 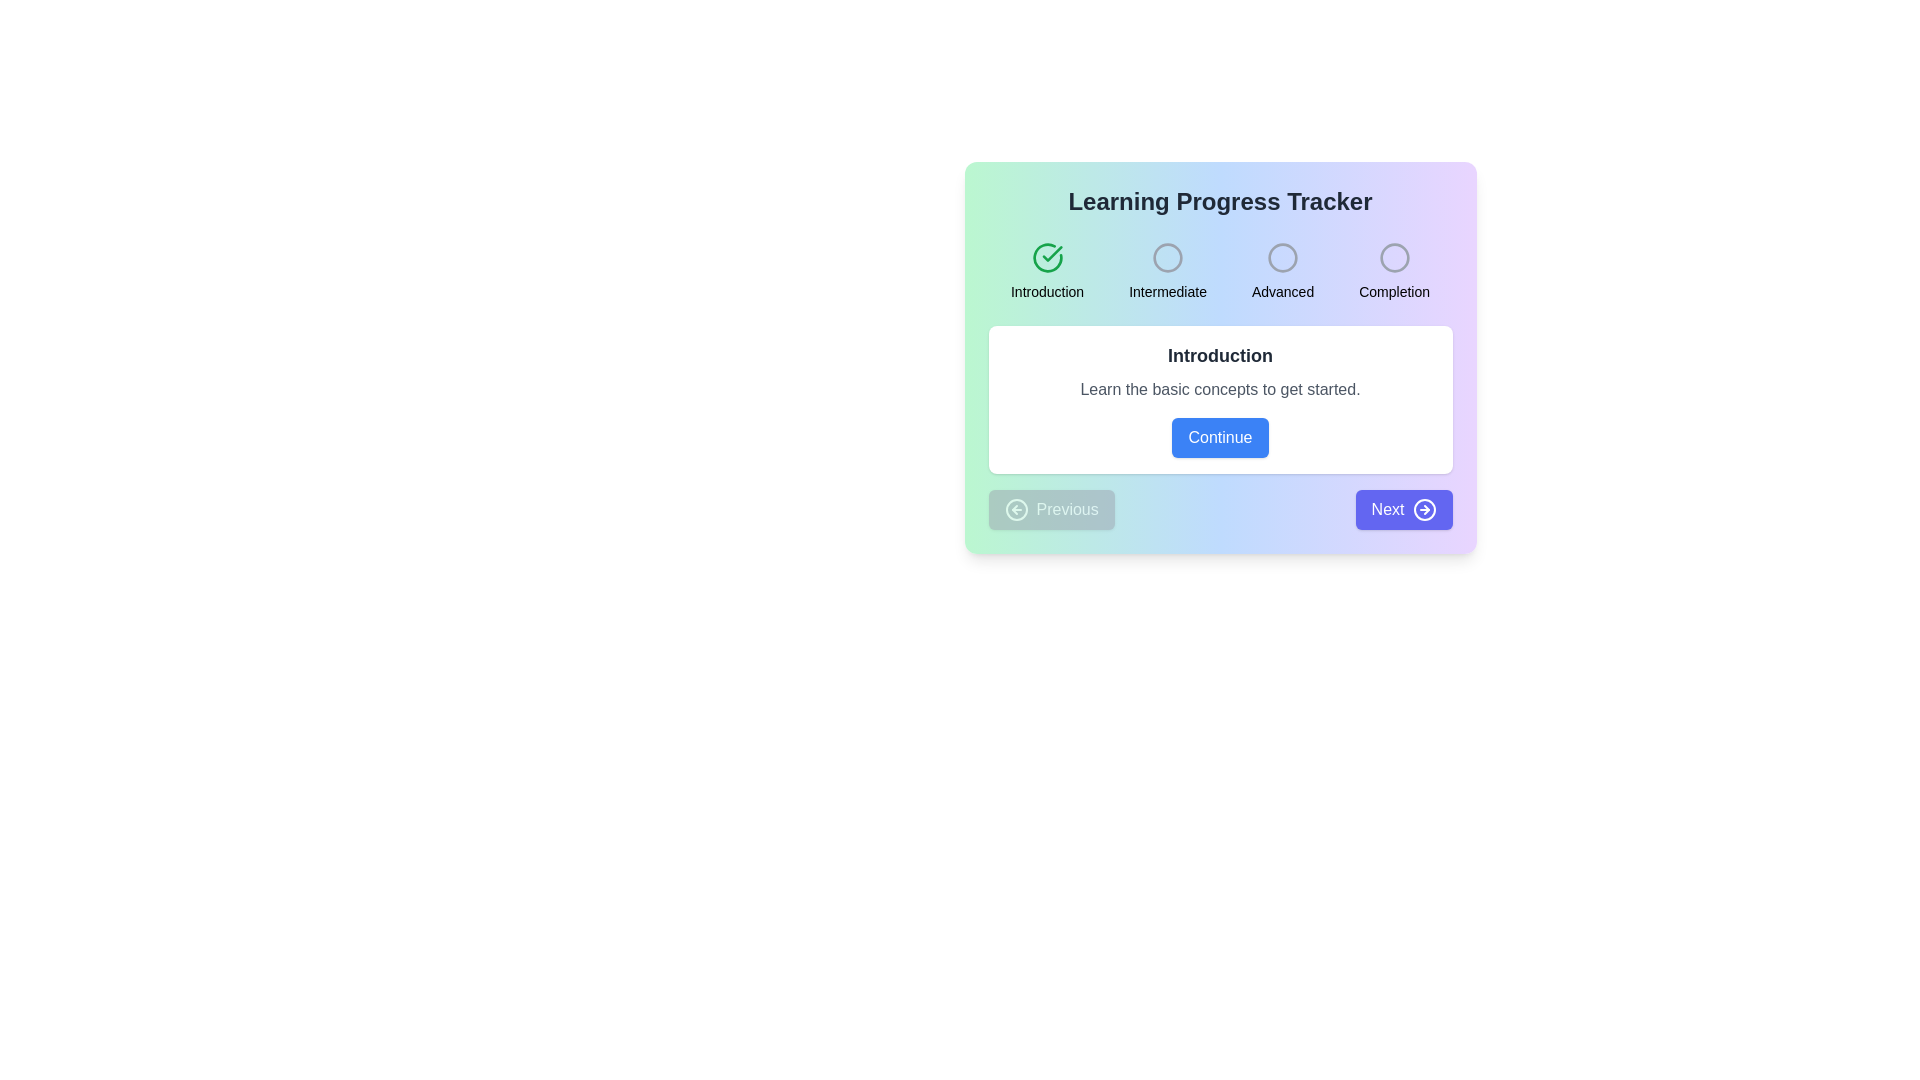 I want to click on the 'Completion' stage representation, so click(x=1393, y=272).